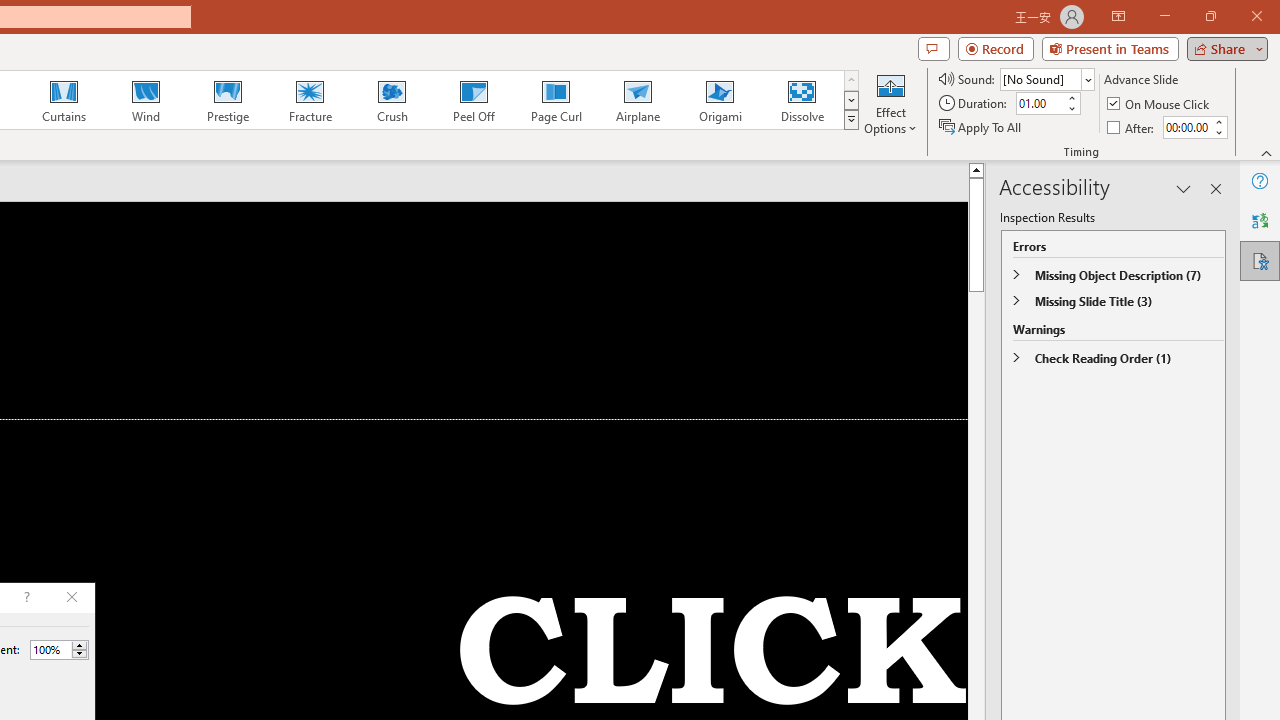 The image size is (1280, 720). I want to click on 'Dissolve', so click(802, 100).